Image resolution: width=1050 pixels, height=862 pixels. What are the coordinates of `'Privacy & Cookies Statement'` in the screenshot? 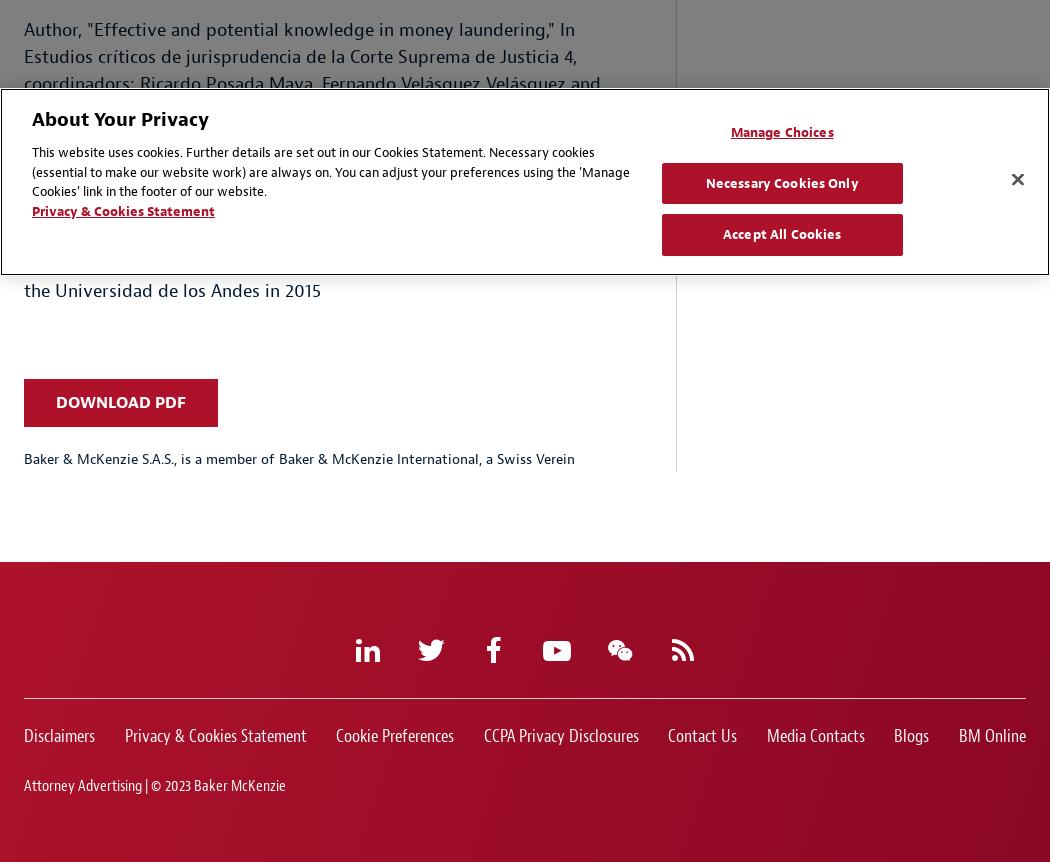 It's located at (123, 735).